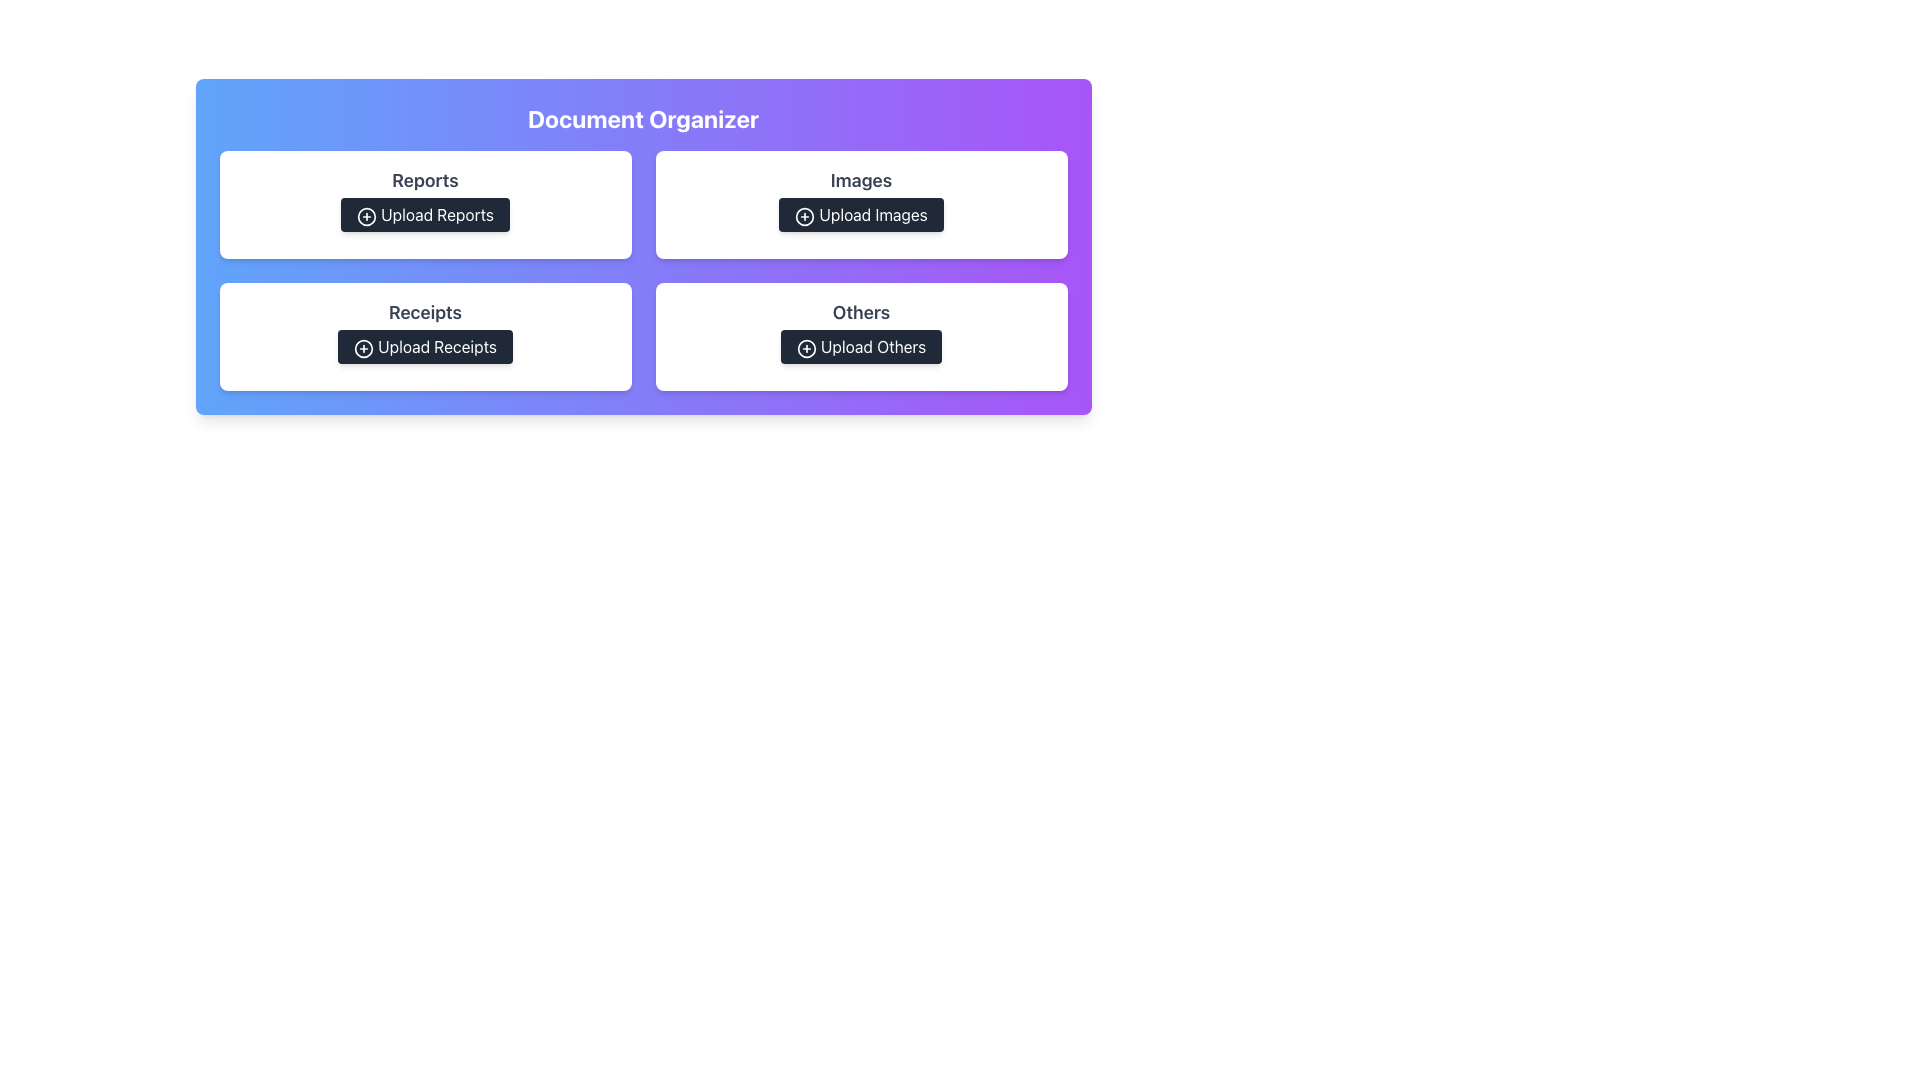  I want to click on the report upload button located below the 'Reports' heading in the 'Document Organizer' interface, so click(424, 215).